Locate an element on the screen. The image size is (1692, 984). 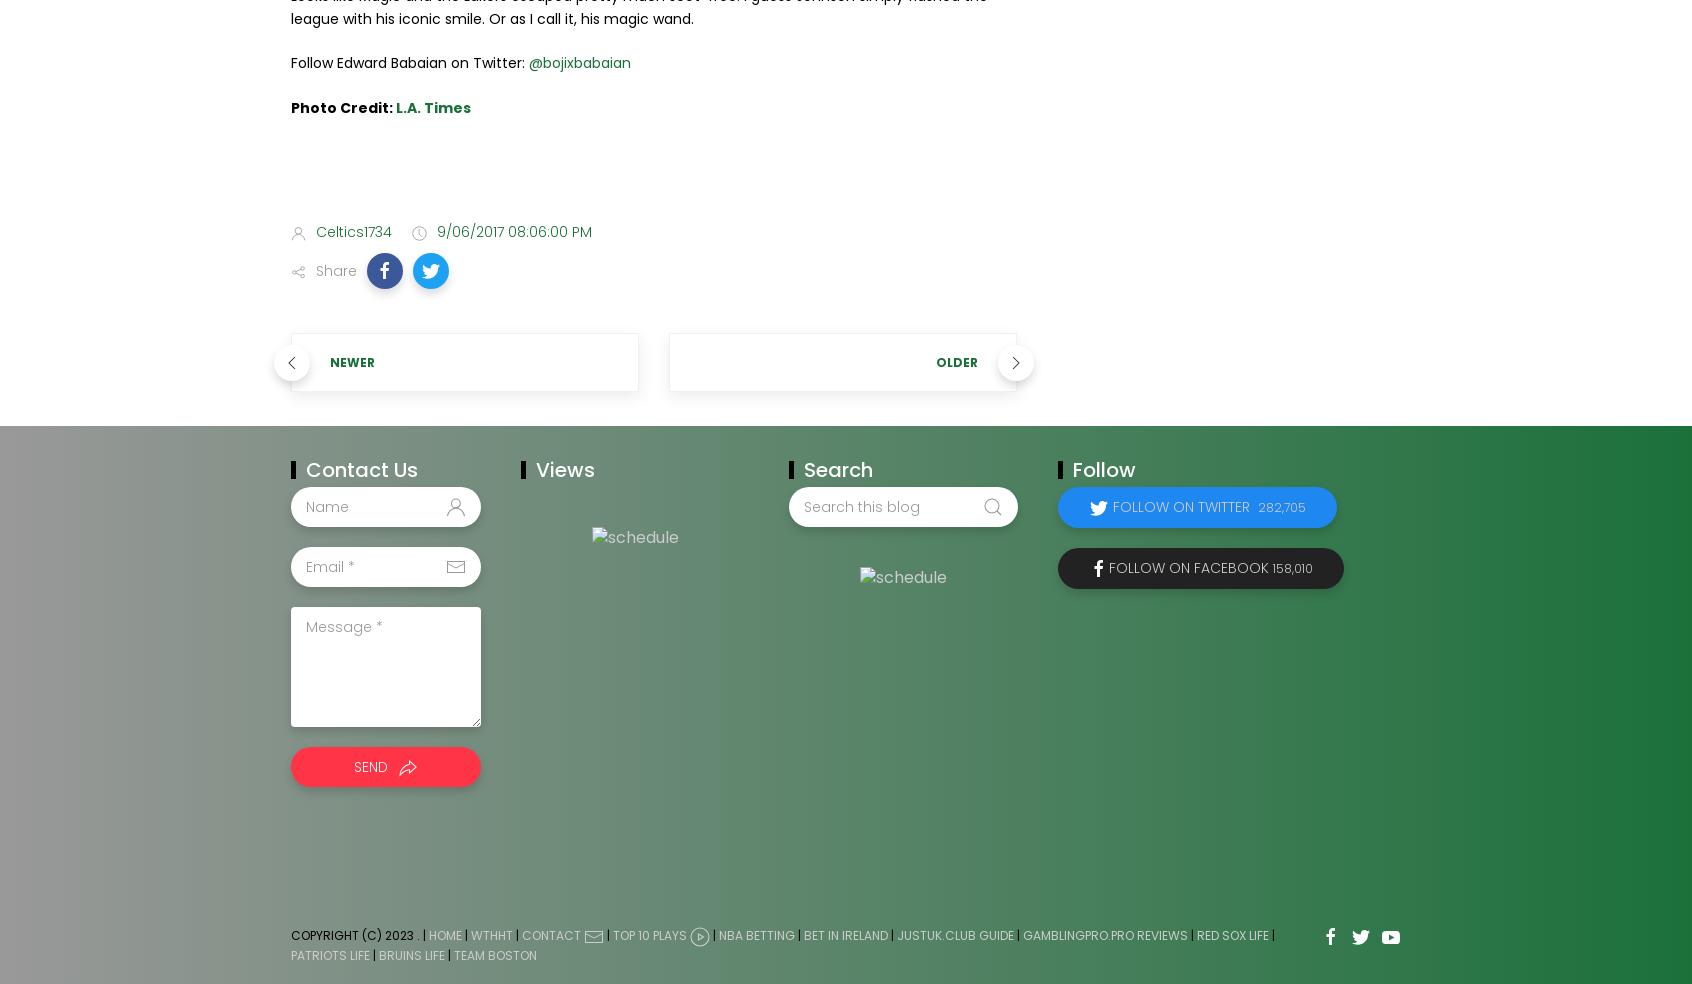
'Follow Edward Babaian on Twitter:' is located at coordinates (409, 61).